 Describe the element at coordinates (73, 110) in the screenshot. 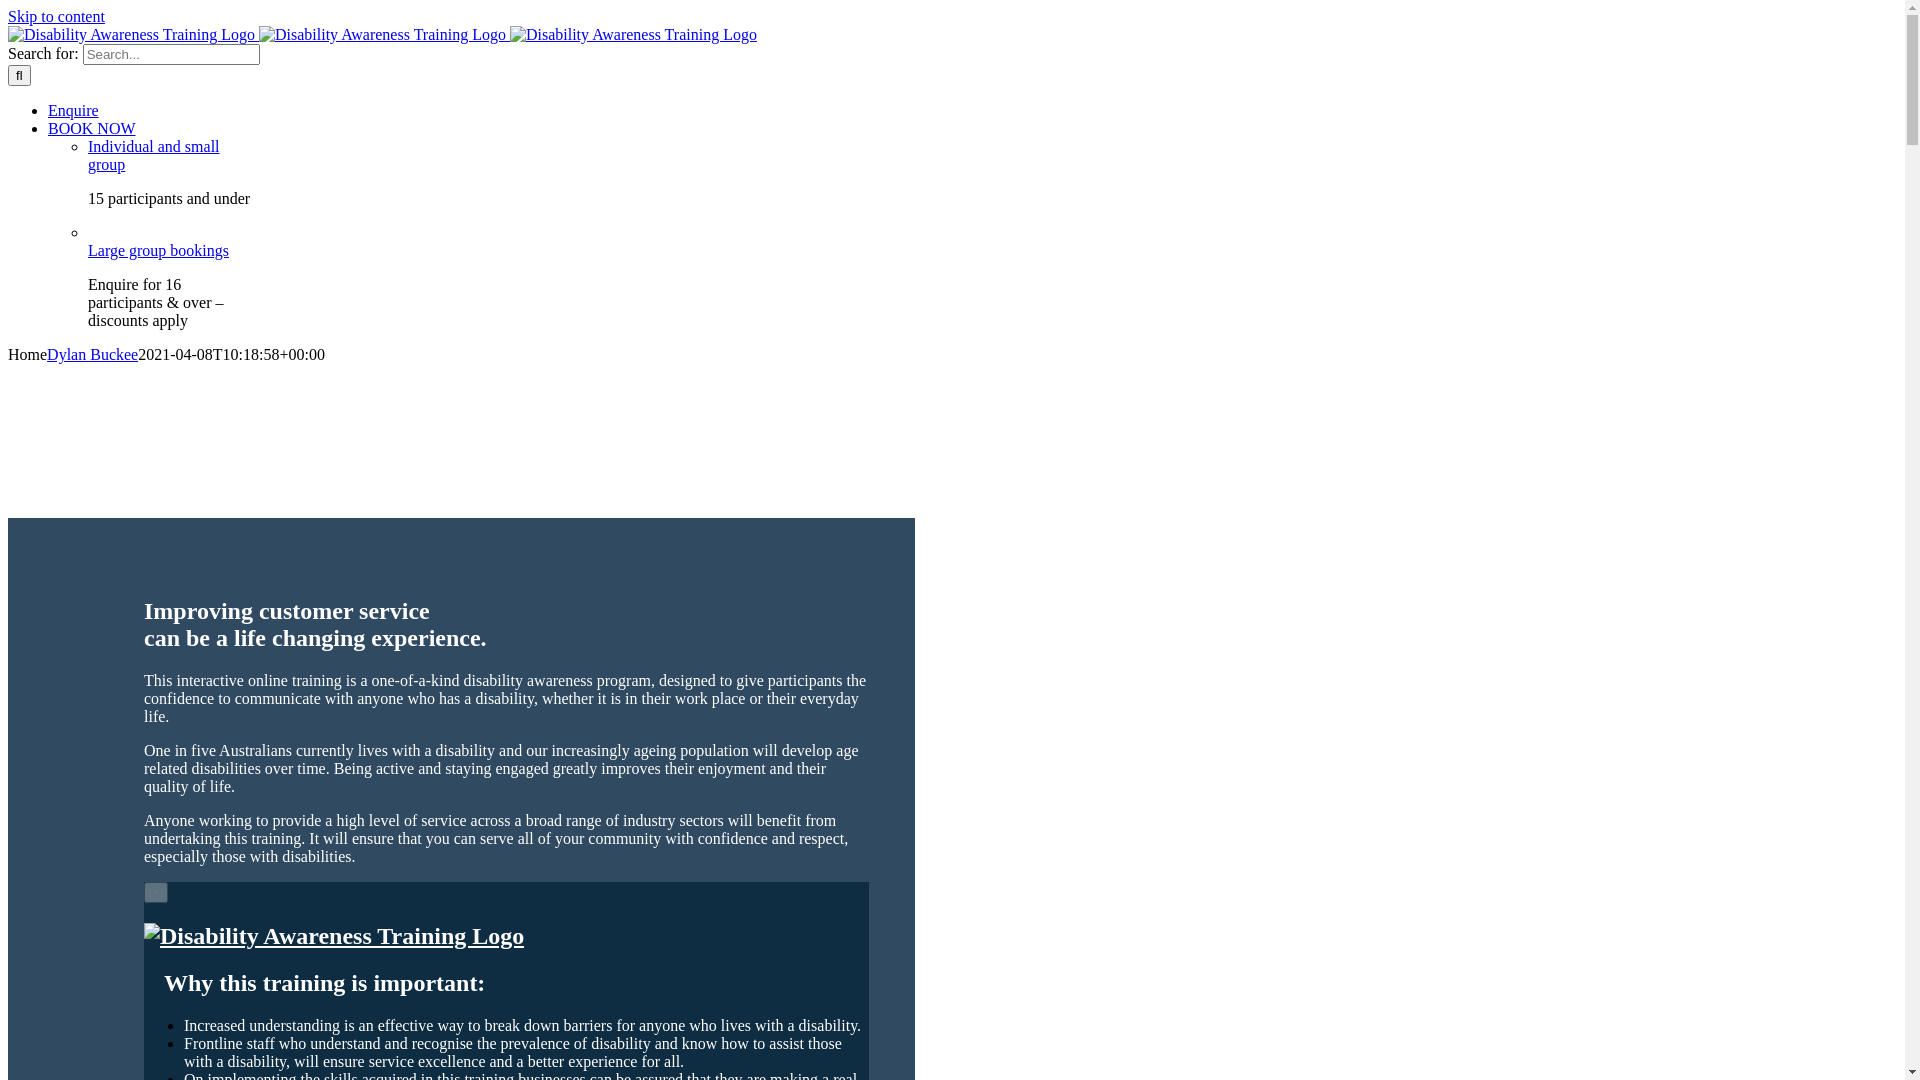

I see `'Enquire'` at that location.